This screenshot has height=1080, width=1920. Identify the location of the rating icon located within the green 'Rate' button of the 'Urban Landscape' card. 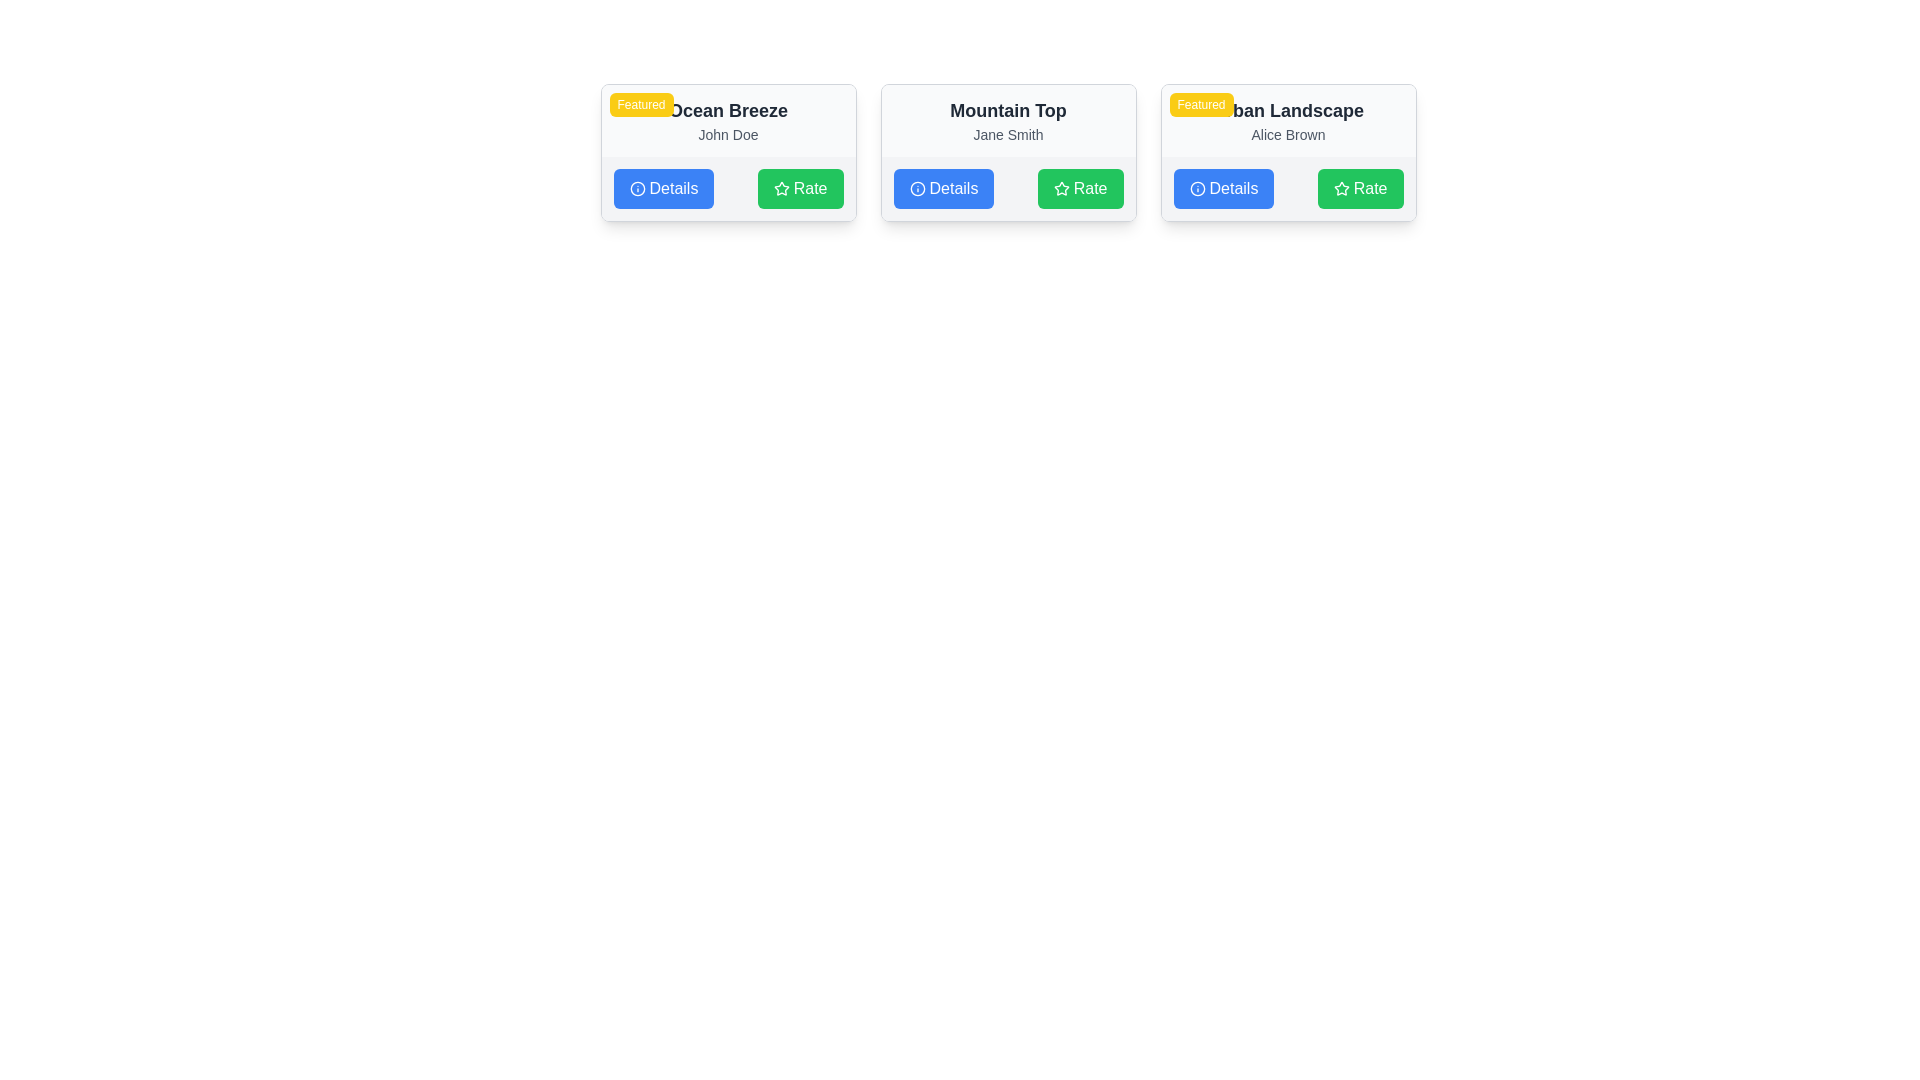
(1341, 189).